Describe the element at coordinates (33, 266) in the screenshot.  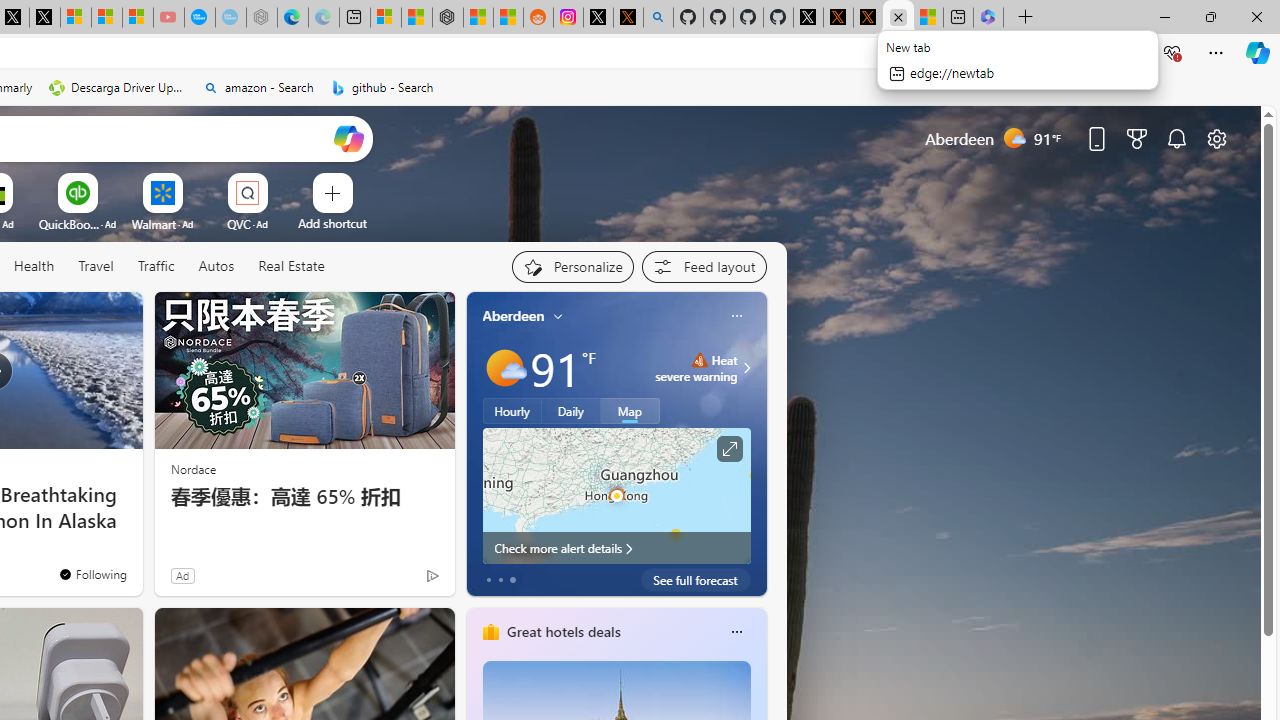
I see `'Health'` at that location.